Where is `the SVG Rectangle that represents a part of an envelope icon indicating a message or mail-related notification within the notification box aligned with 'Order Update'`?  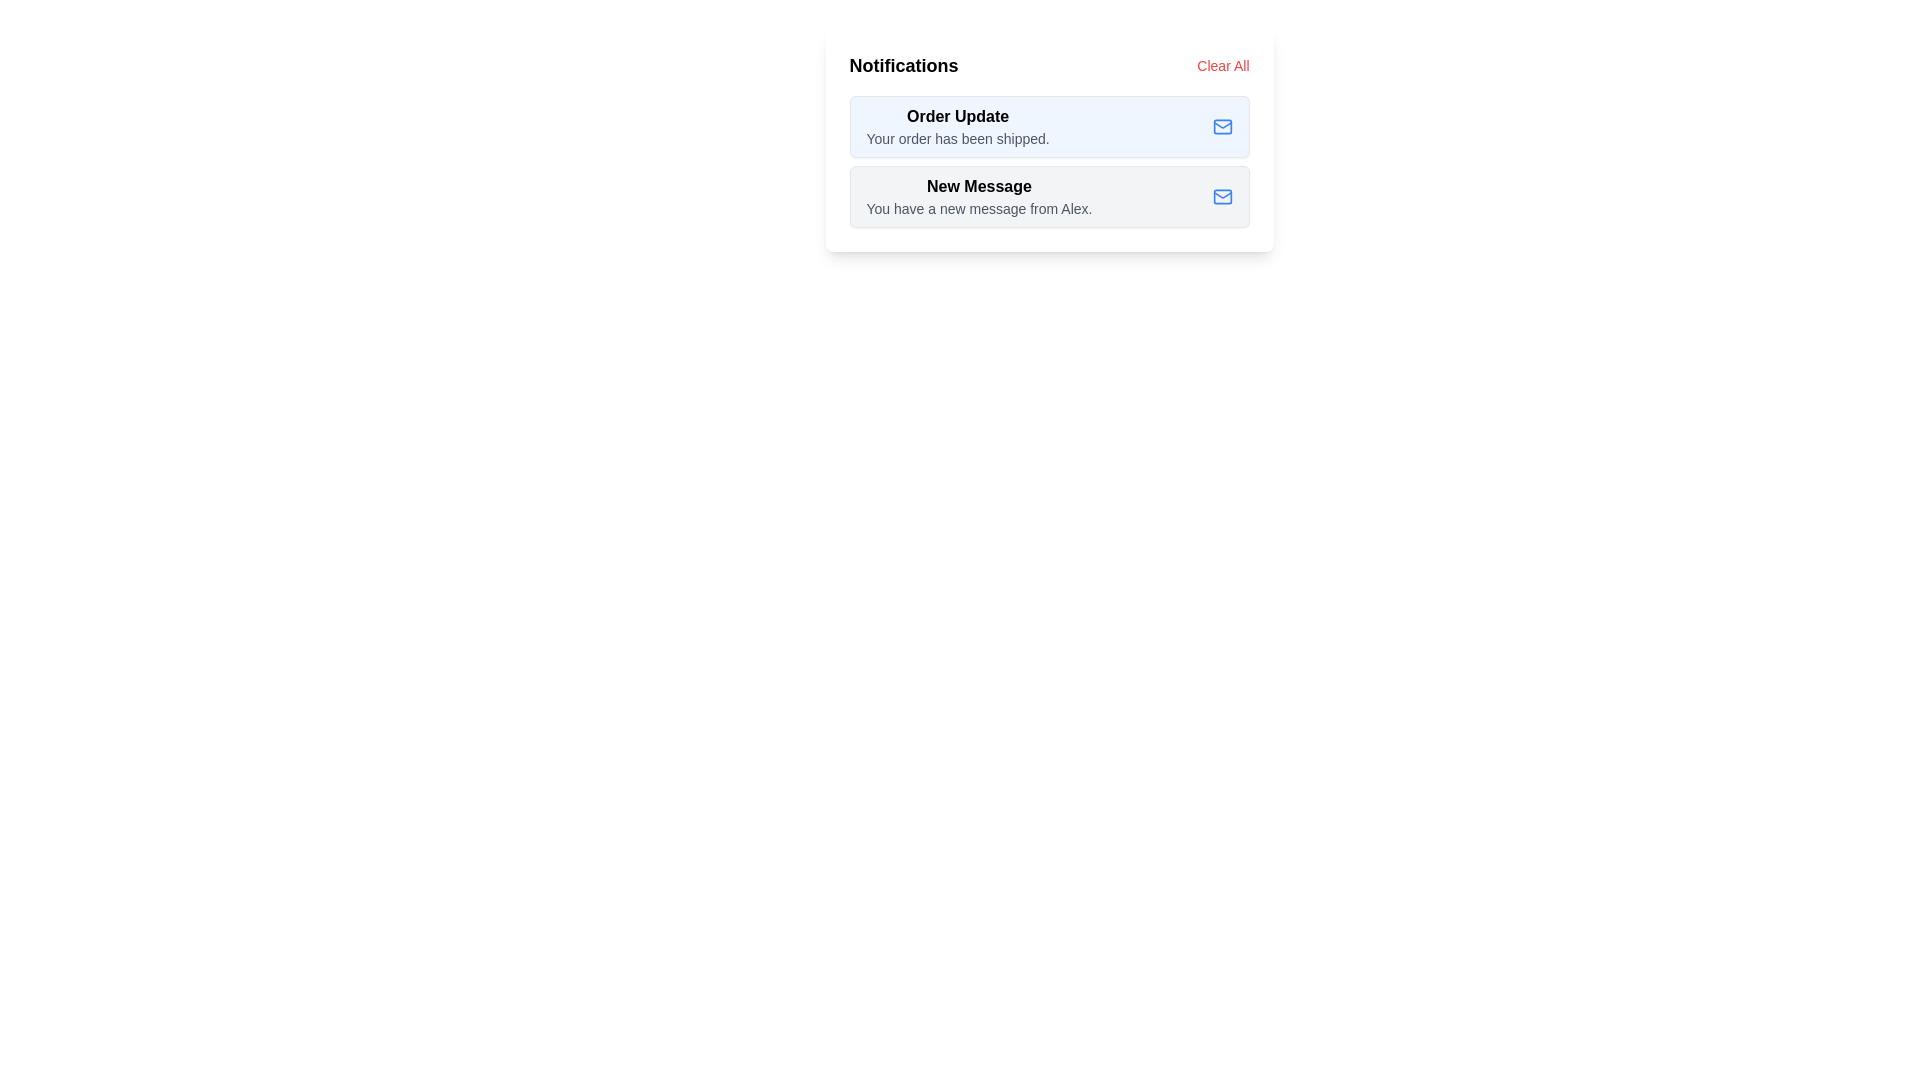 the SVG Rectangle that represents a part of an envelope icon indicating a message or mail-related notification within the notification box aligned with 'Order Update' is located at coordinates (1221, 127).